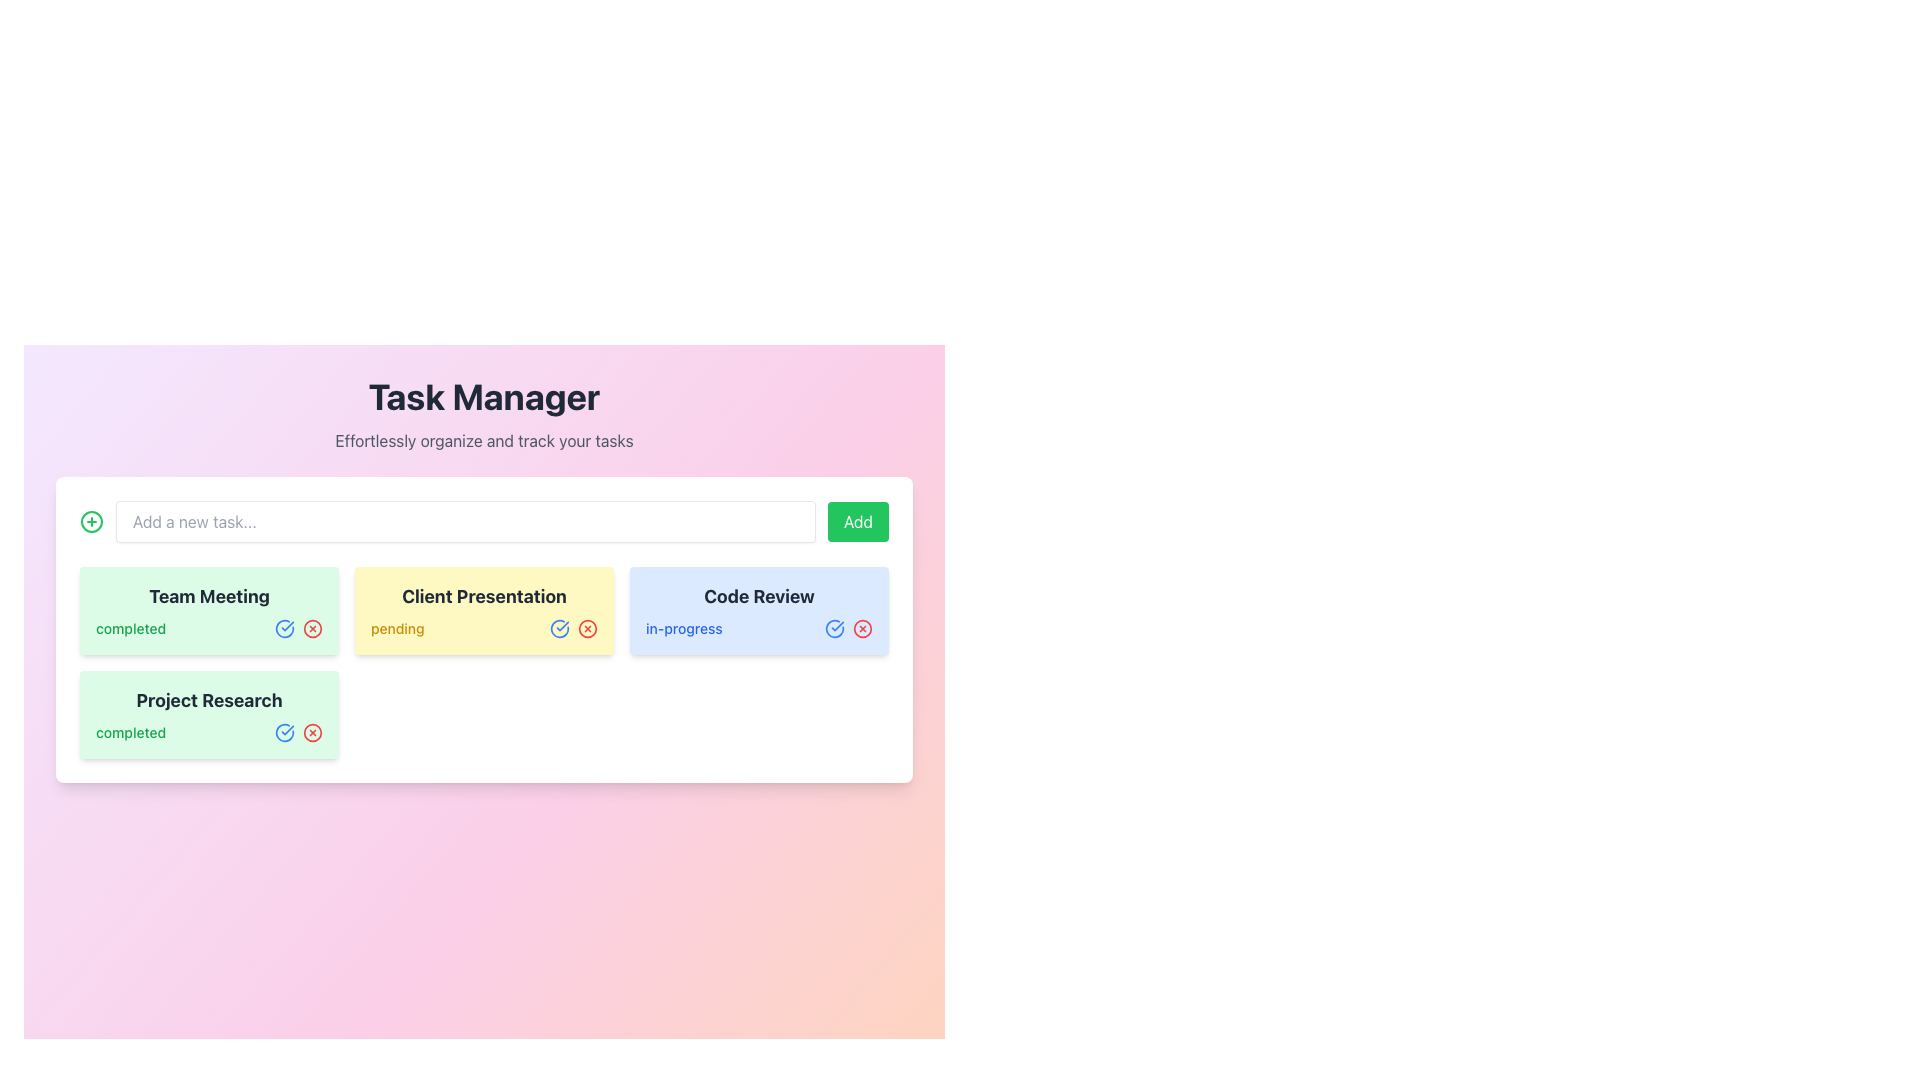 The height and width of the screenshot is (1080, 1920). I want to click on the close or delete Icon button located in the bottom-right corner of the 'Client Presentation' card, so click(587, 627).